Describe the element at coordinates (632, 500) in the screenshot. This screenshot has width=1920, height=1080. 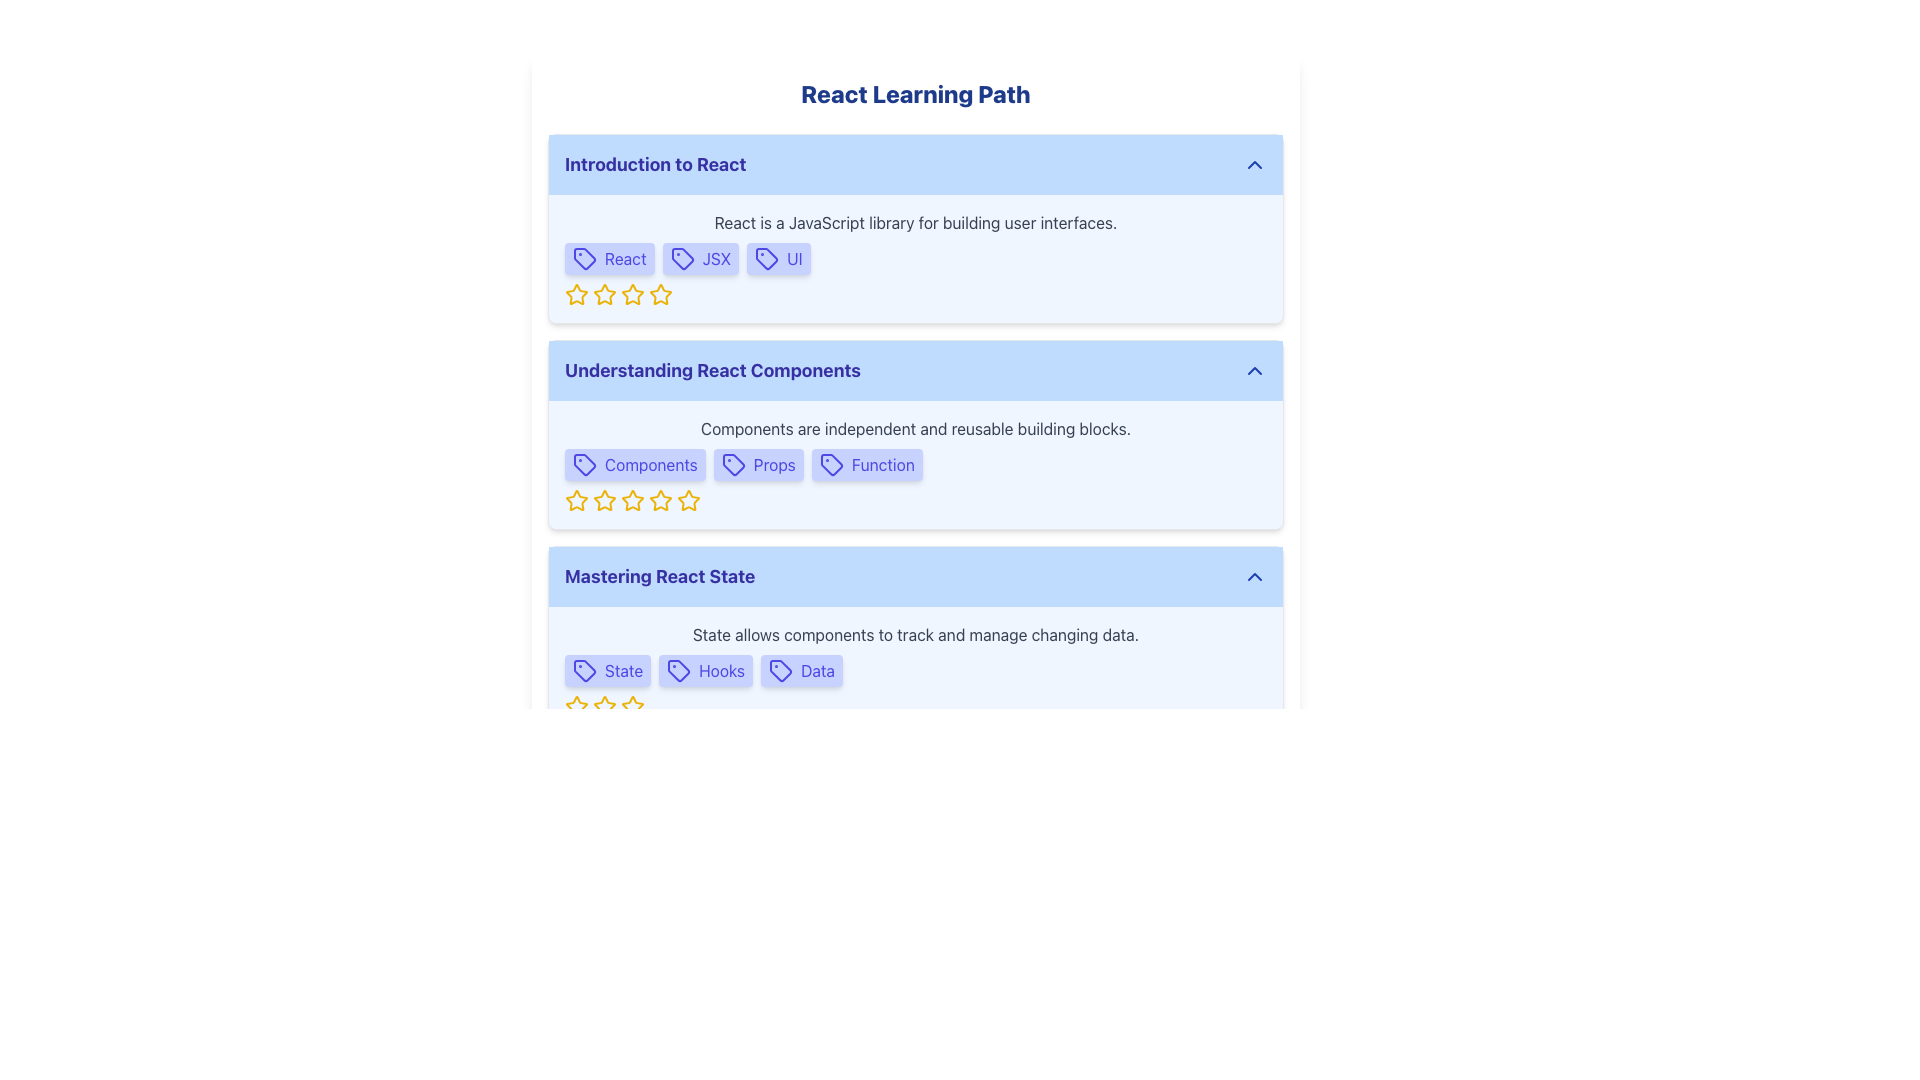
I see `the fourth star icon in the rating section of the 'Understanding React Components' learning module` at that location.